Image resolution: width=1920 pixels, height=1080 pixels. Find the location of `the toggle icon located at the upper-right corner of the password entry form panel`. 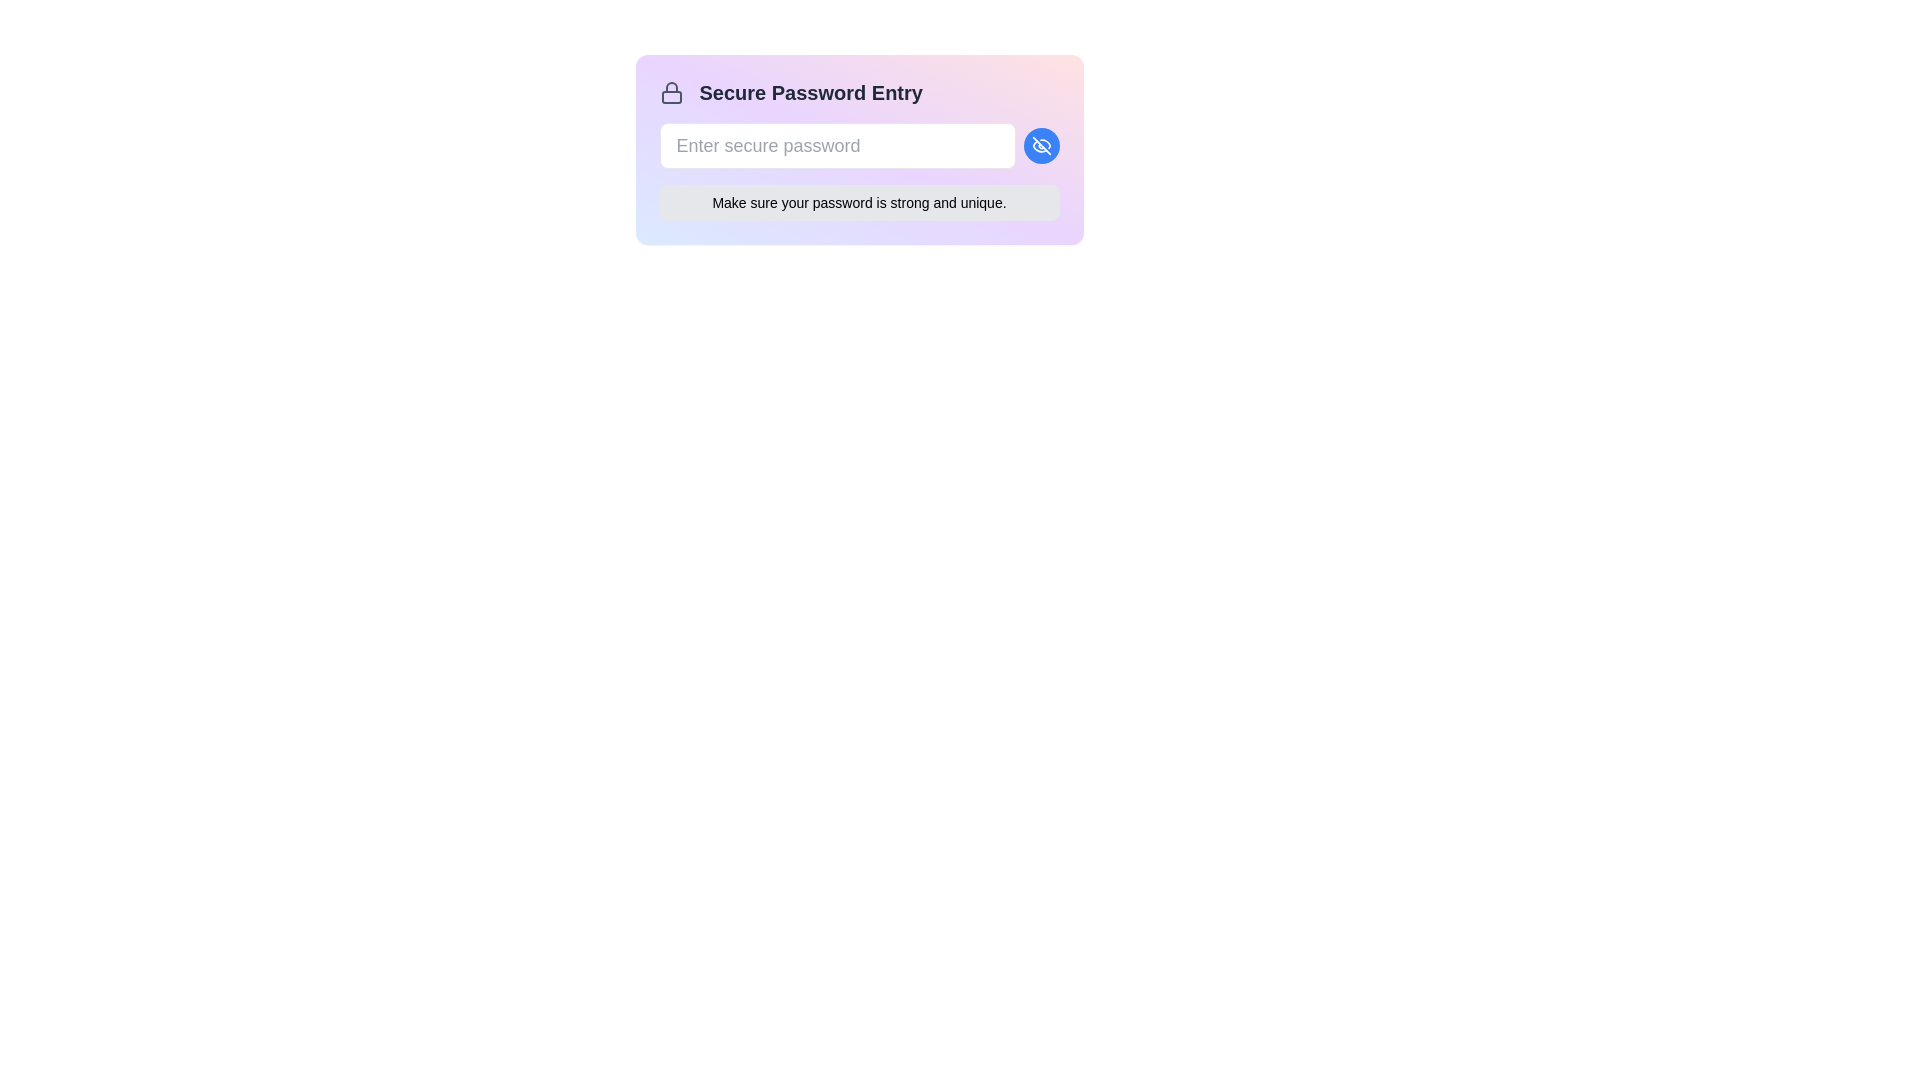

the toggle icon located at the upper-right corner of the password entry form panel is located at coordinates (1040, 145).